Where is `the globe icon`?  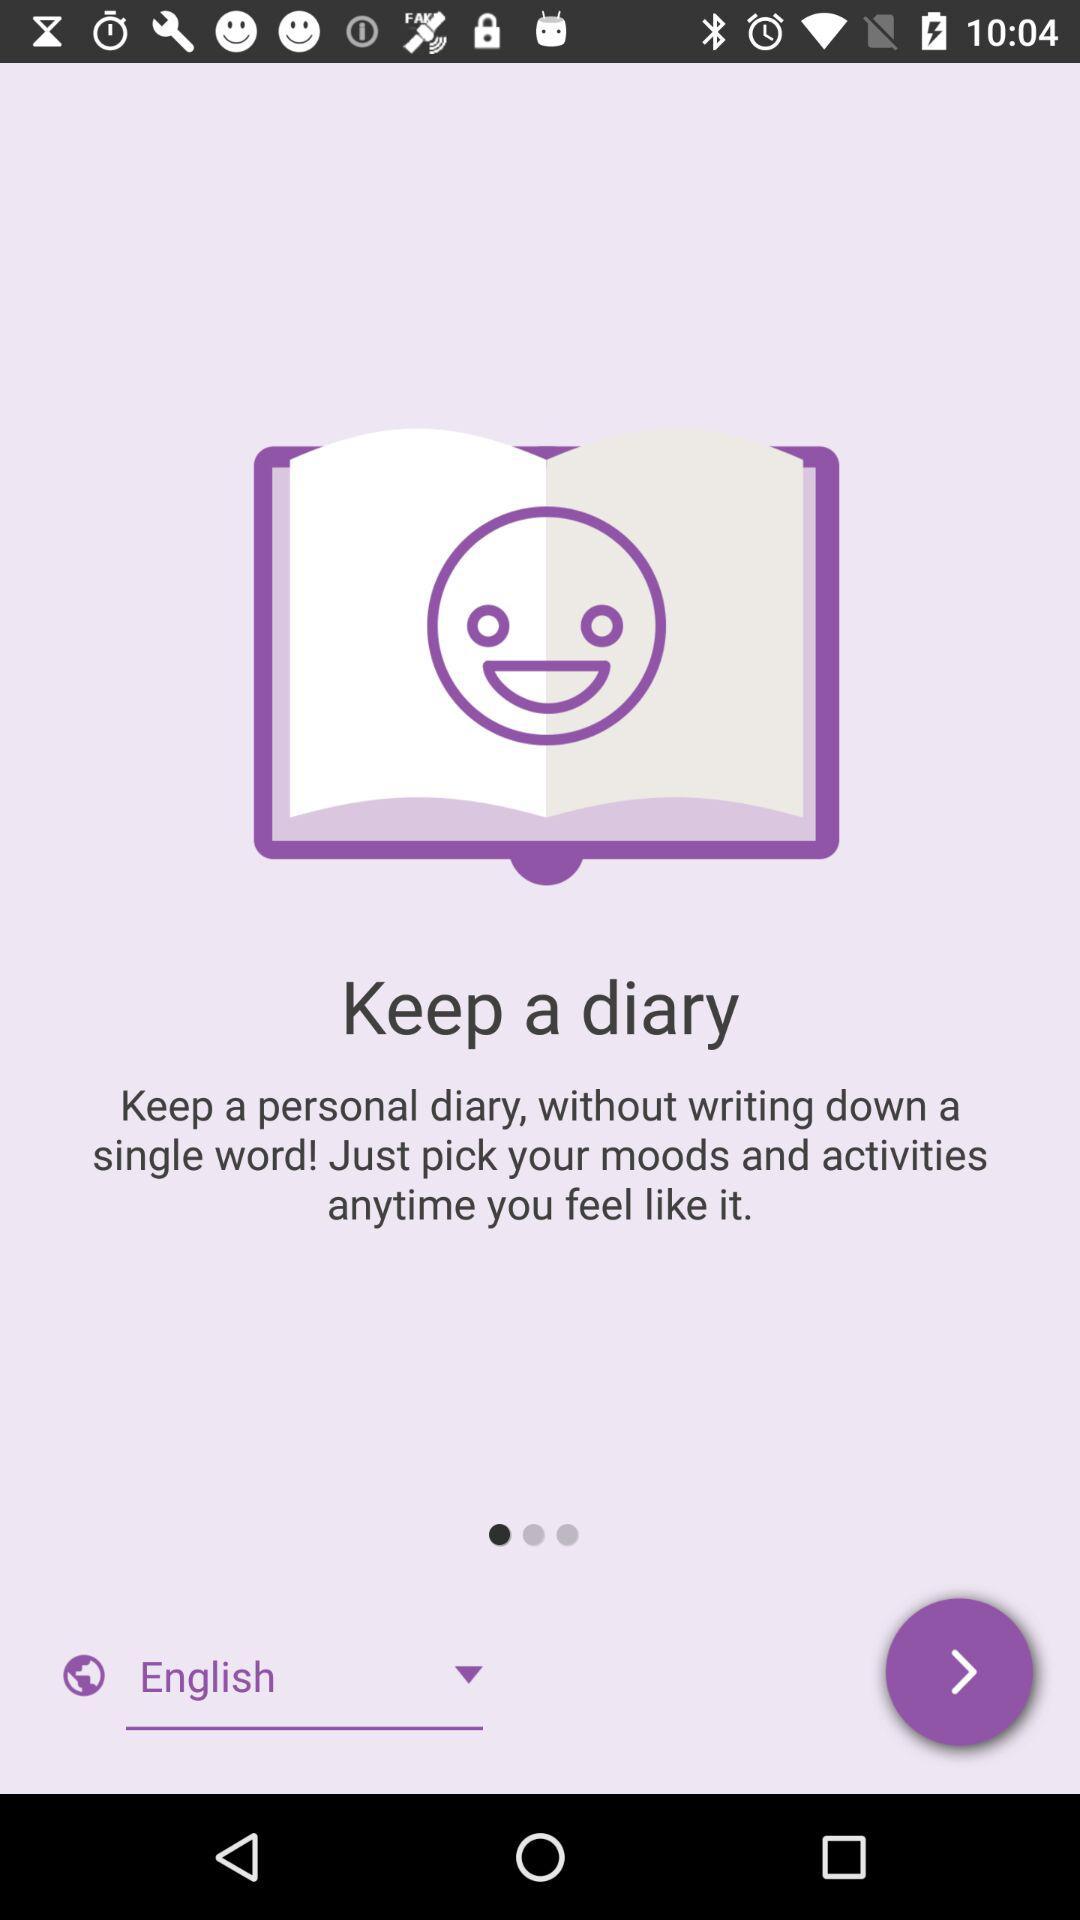 the globe icon is located at coordinates (83, 1675).